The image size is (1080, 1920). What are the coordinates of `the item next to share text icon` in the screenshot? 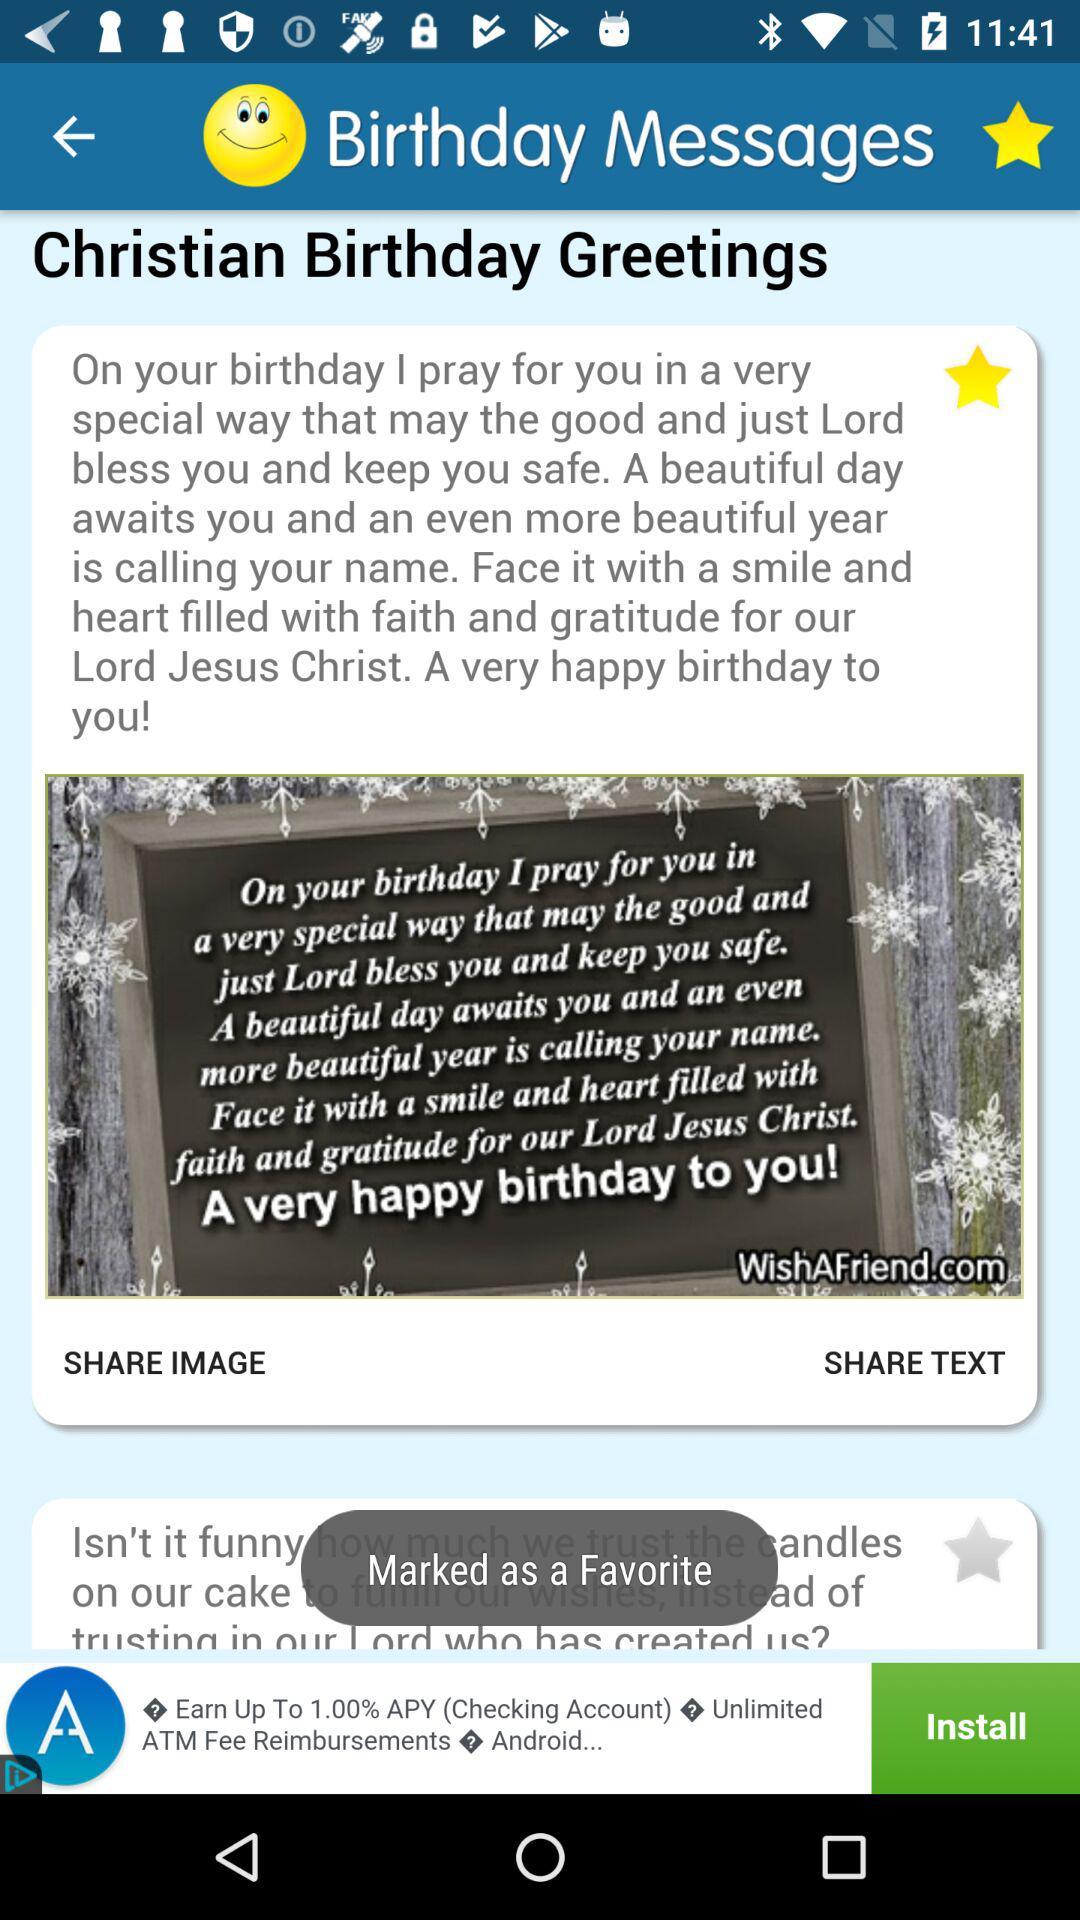 It's located at (177, 1361).